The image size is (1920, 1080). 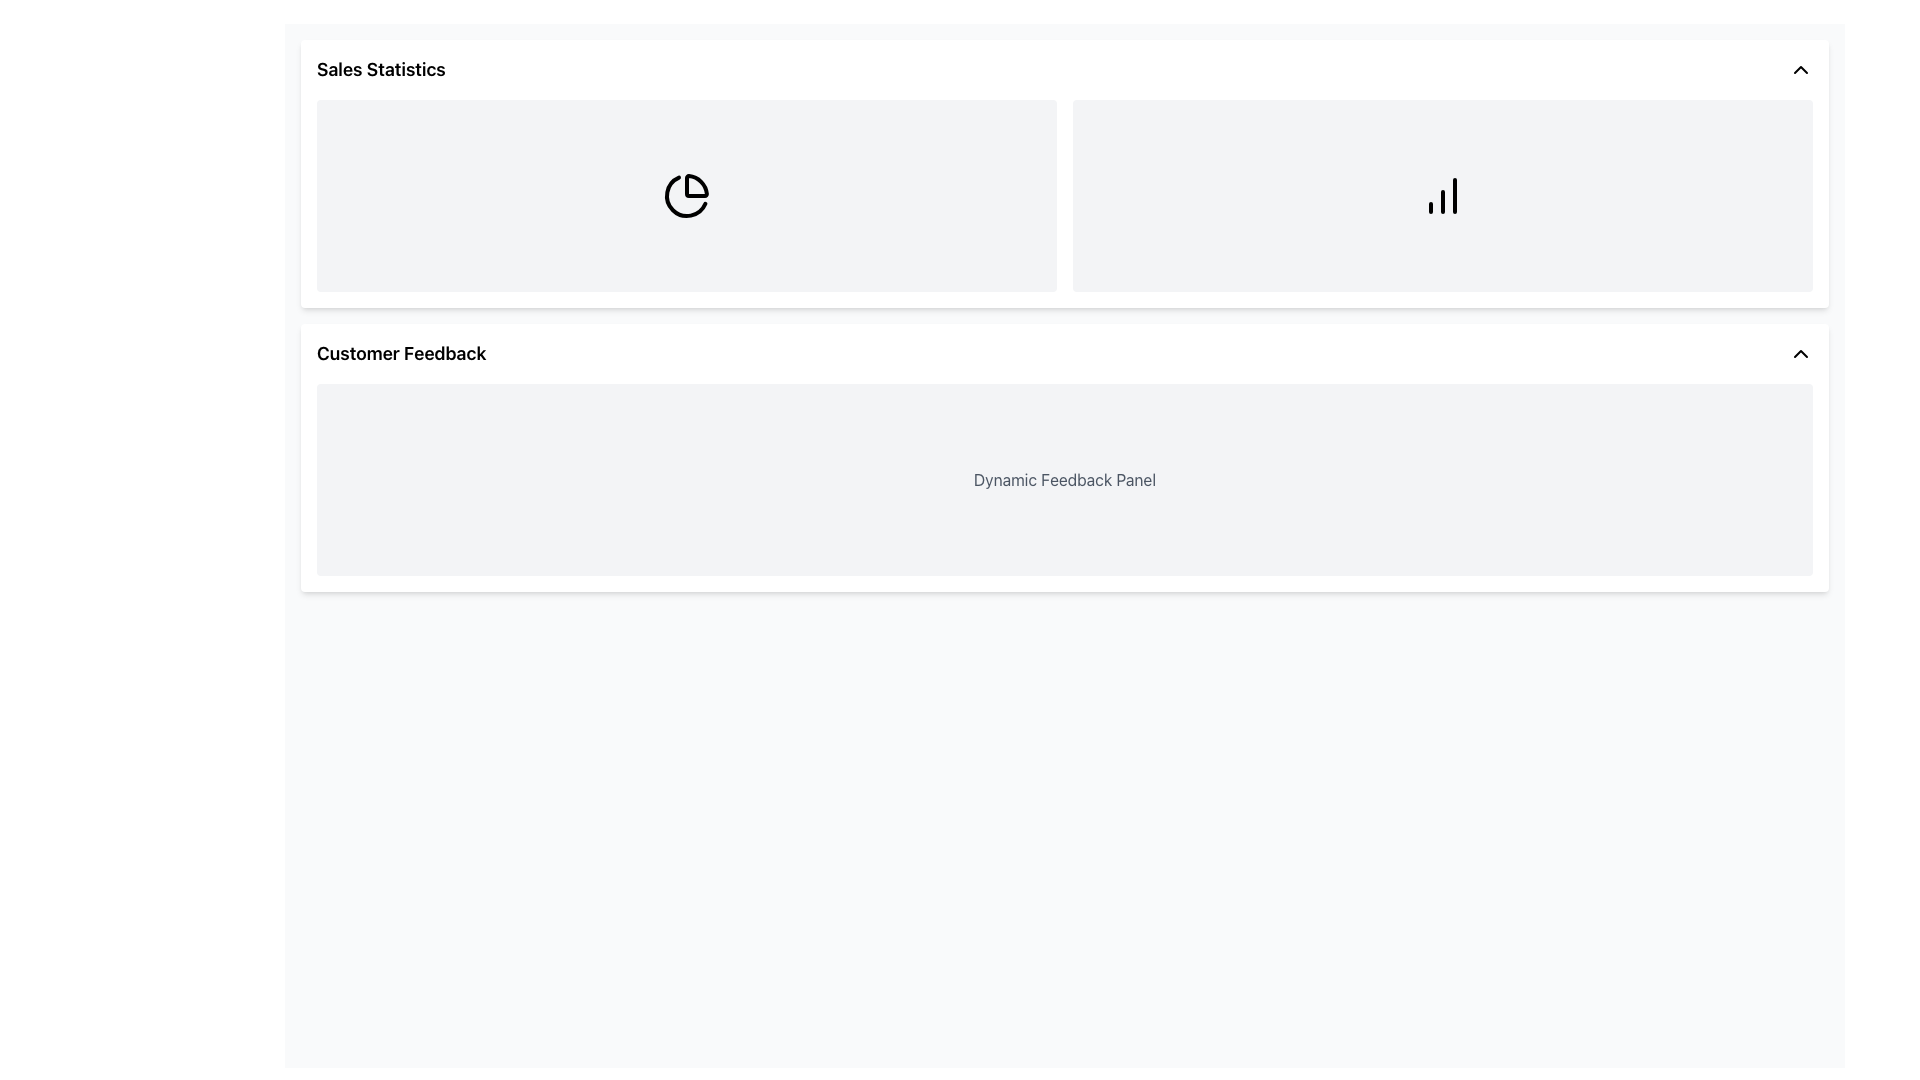 What do you see at coordinates (686, 196) in the screenshot?
I see `the statistical or analytical data visualization icon located under the 'Sales Statistics' section by clicking on it` at bounding box center [686, 196].